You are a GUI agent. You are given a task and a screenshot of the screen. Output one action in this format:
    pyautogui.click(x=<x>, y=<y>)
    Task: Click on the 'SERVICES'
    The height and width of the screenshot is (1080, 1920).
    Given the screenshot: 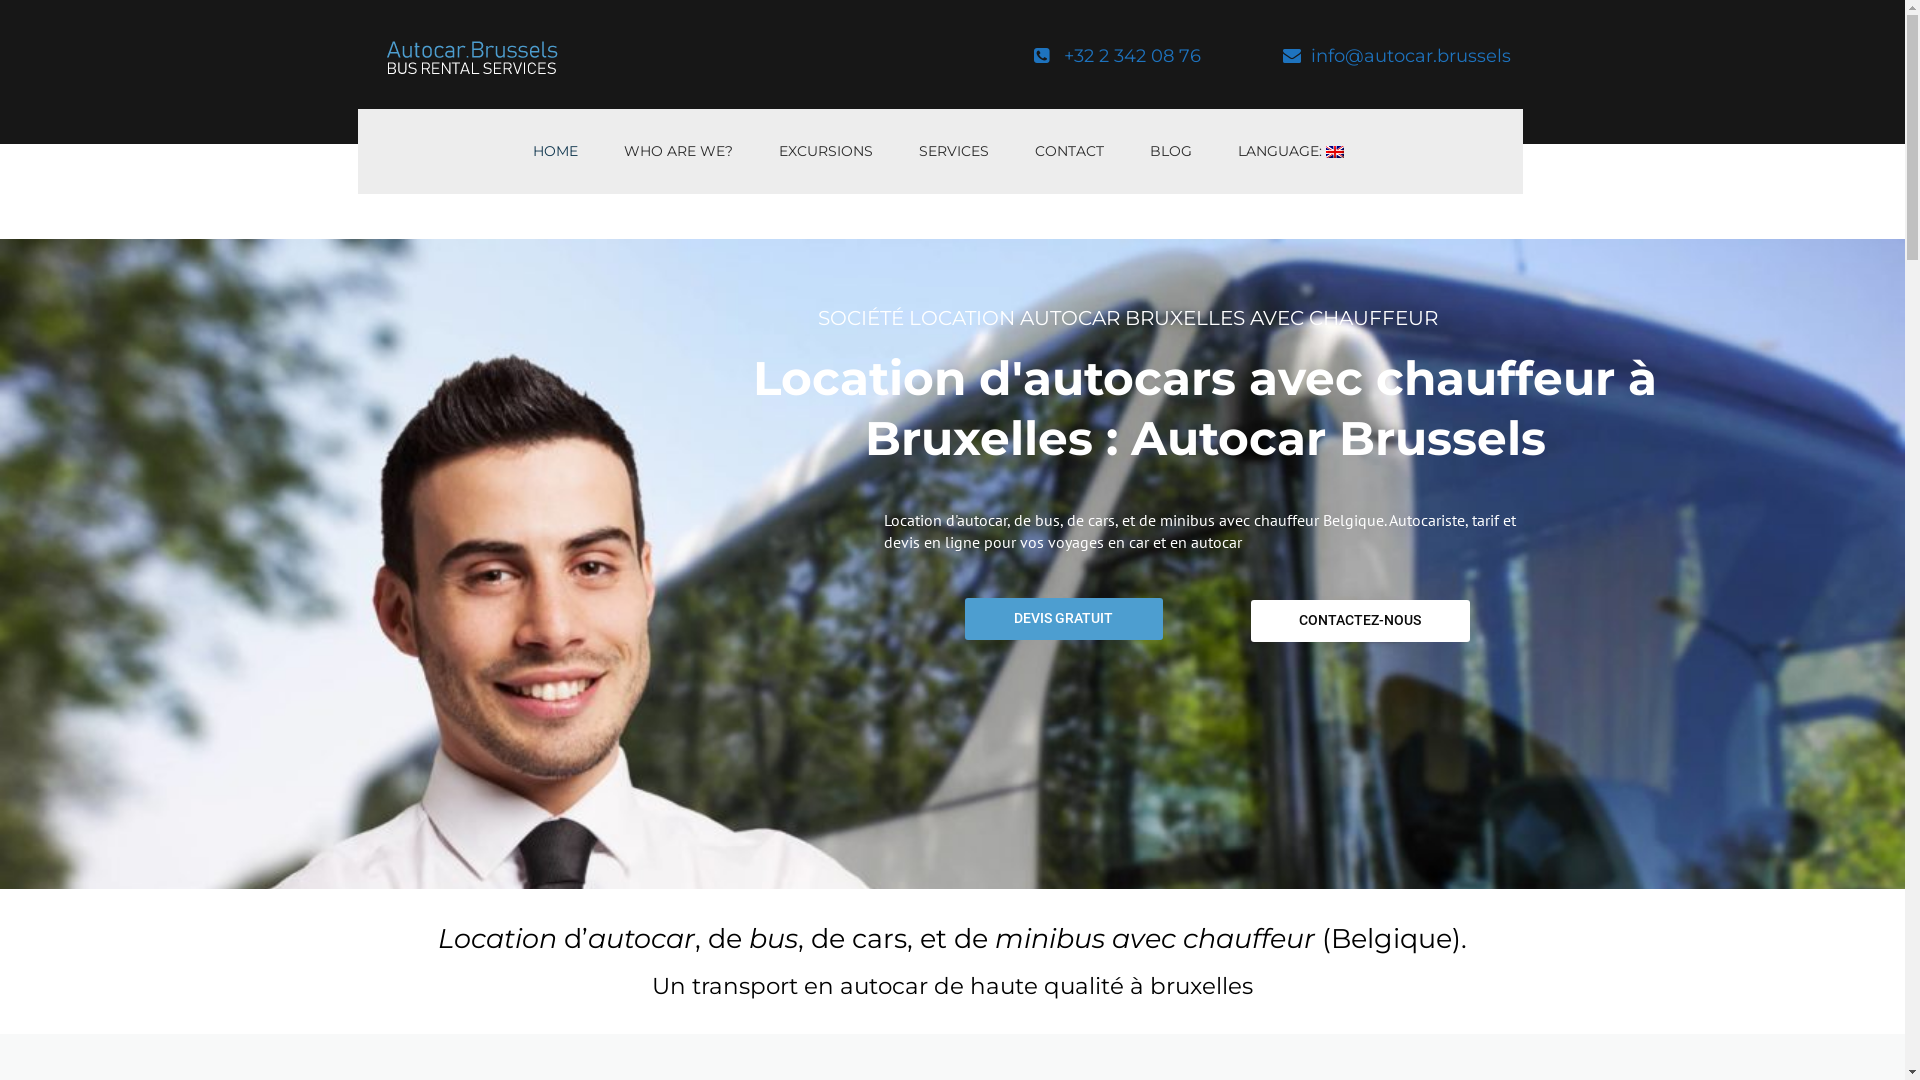 What is the action you would take?
    pyautogui.click(x=953, y=150)
    